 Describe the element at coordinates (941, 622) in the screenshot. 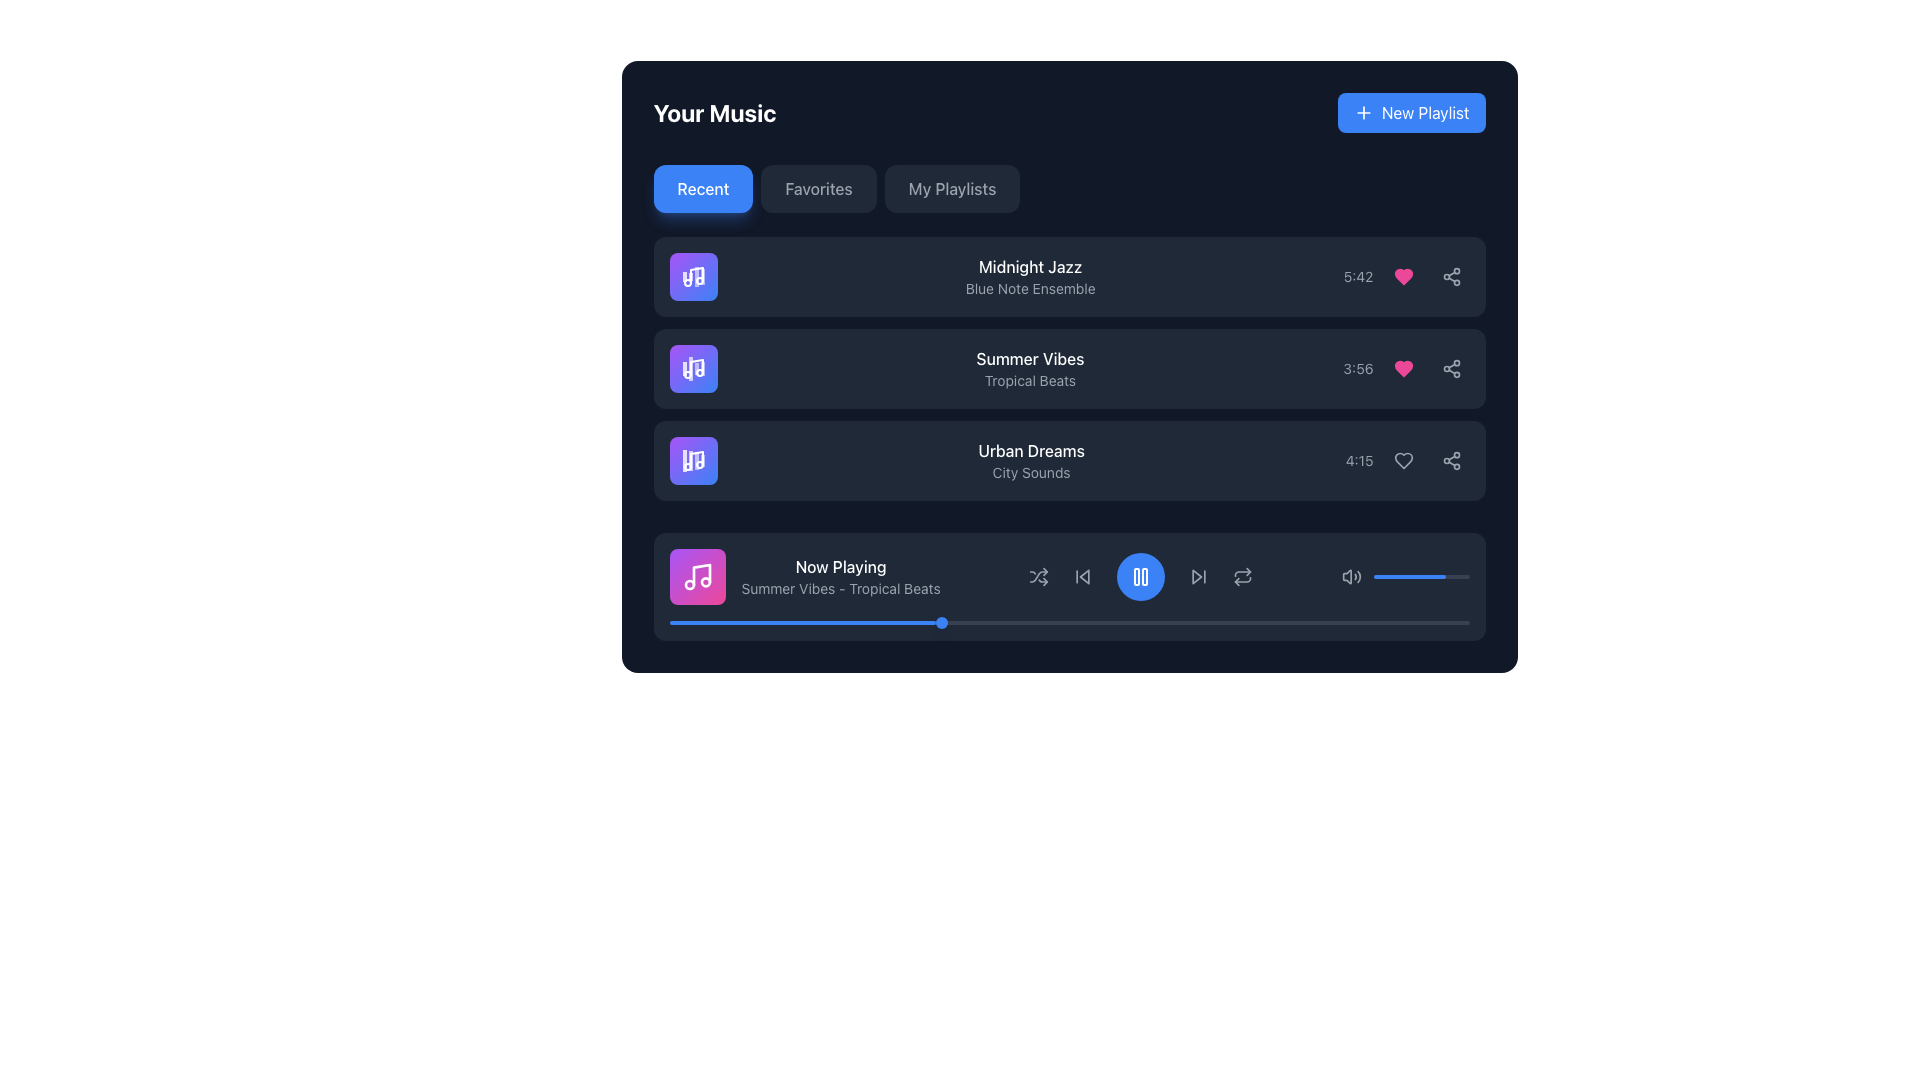

I see `the small blue circular marker on the progress bar` at that location.